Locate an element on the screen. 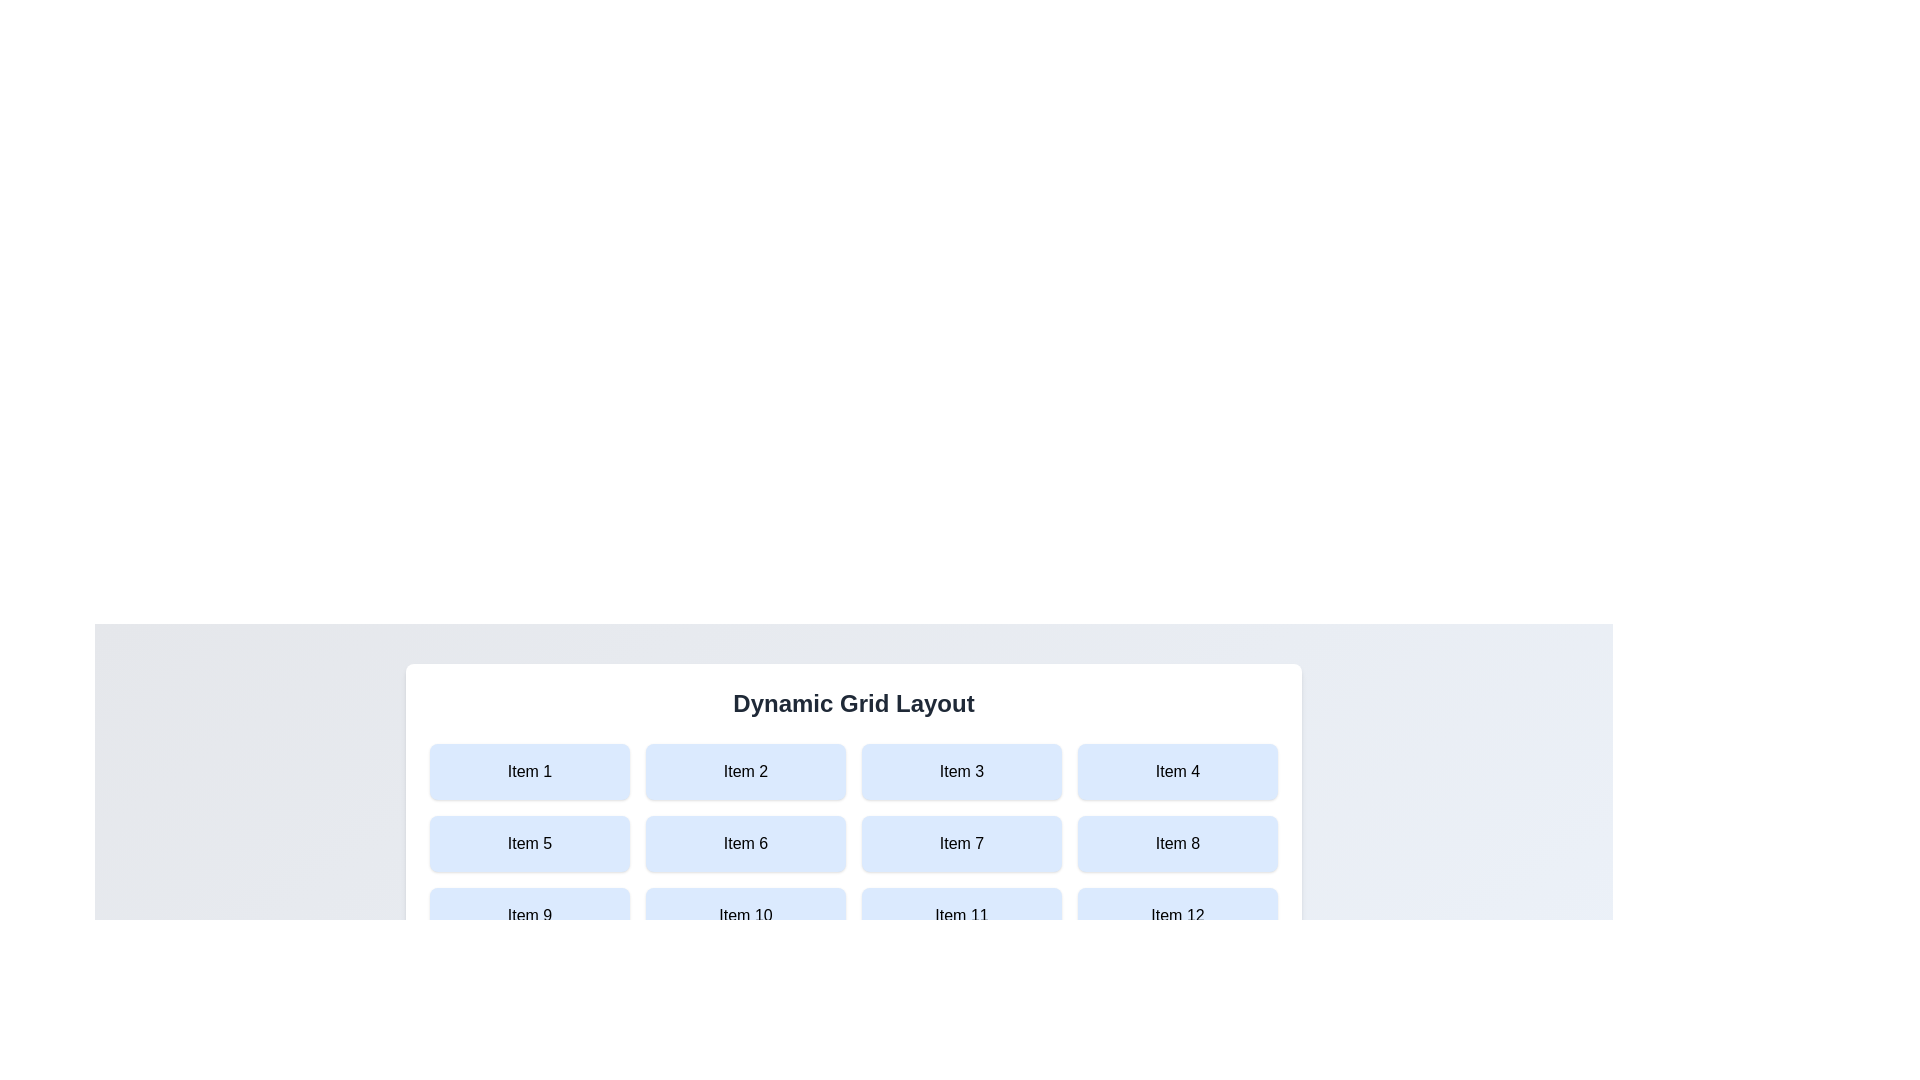 The image size is (1920, 1080). the button labeled 'Item 12', which is a rectangular button with rounded corners and a light blue background, located in the last column of the third row in a four-by-four grid layout is located at coordinates (1177, 915).